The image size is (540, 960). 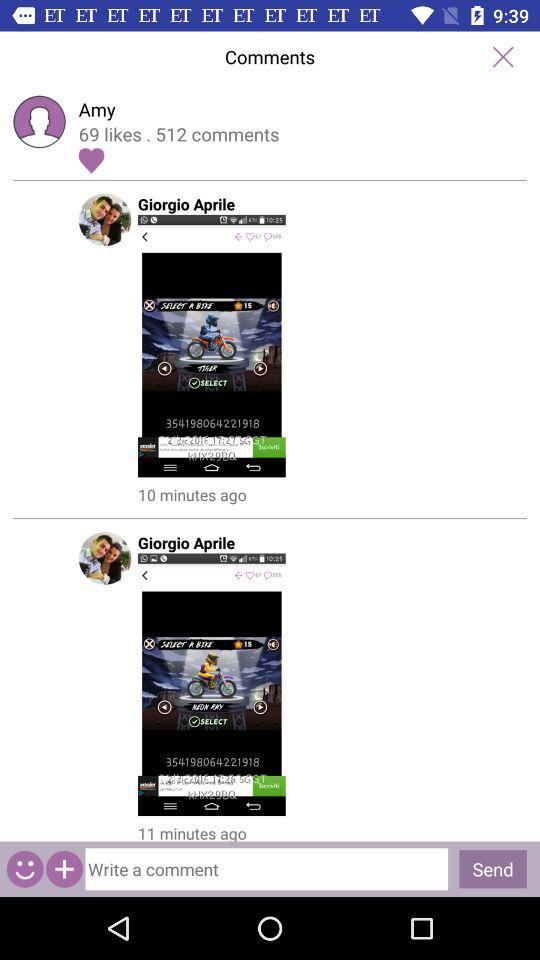 I want to click on the emoji icon, so click(x=24, y=868).